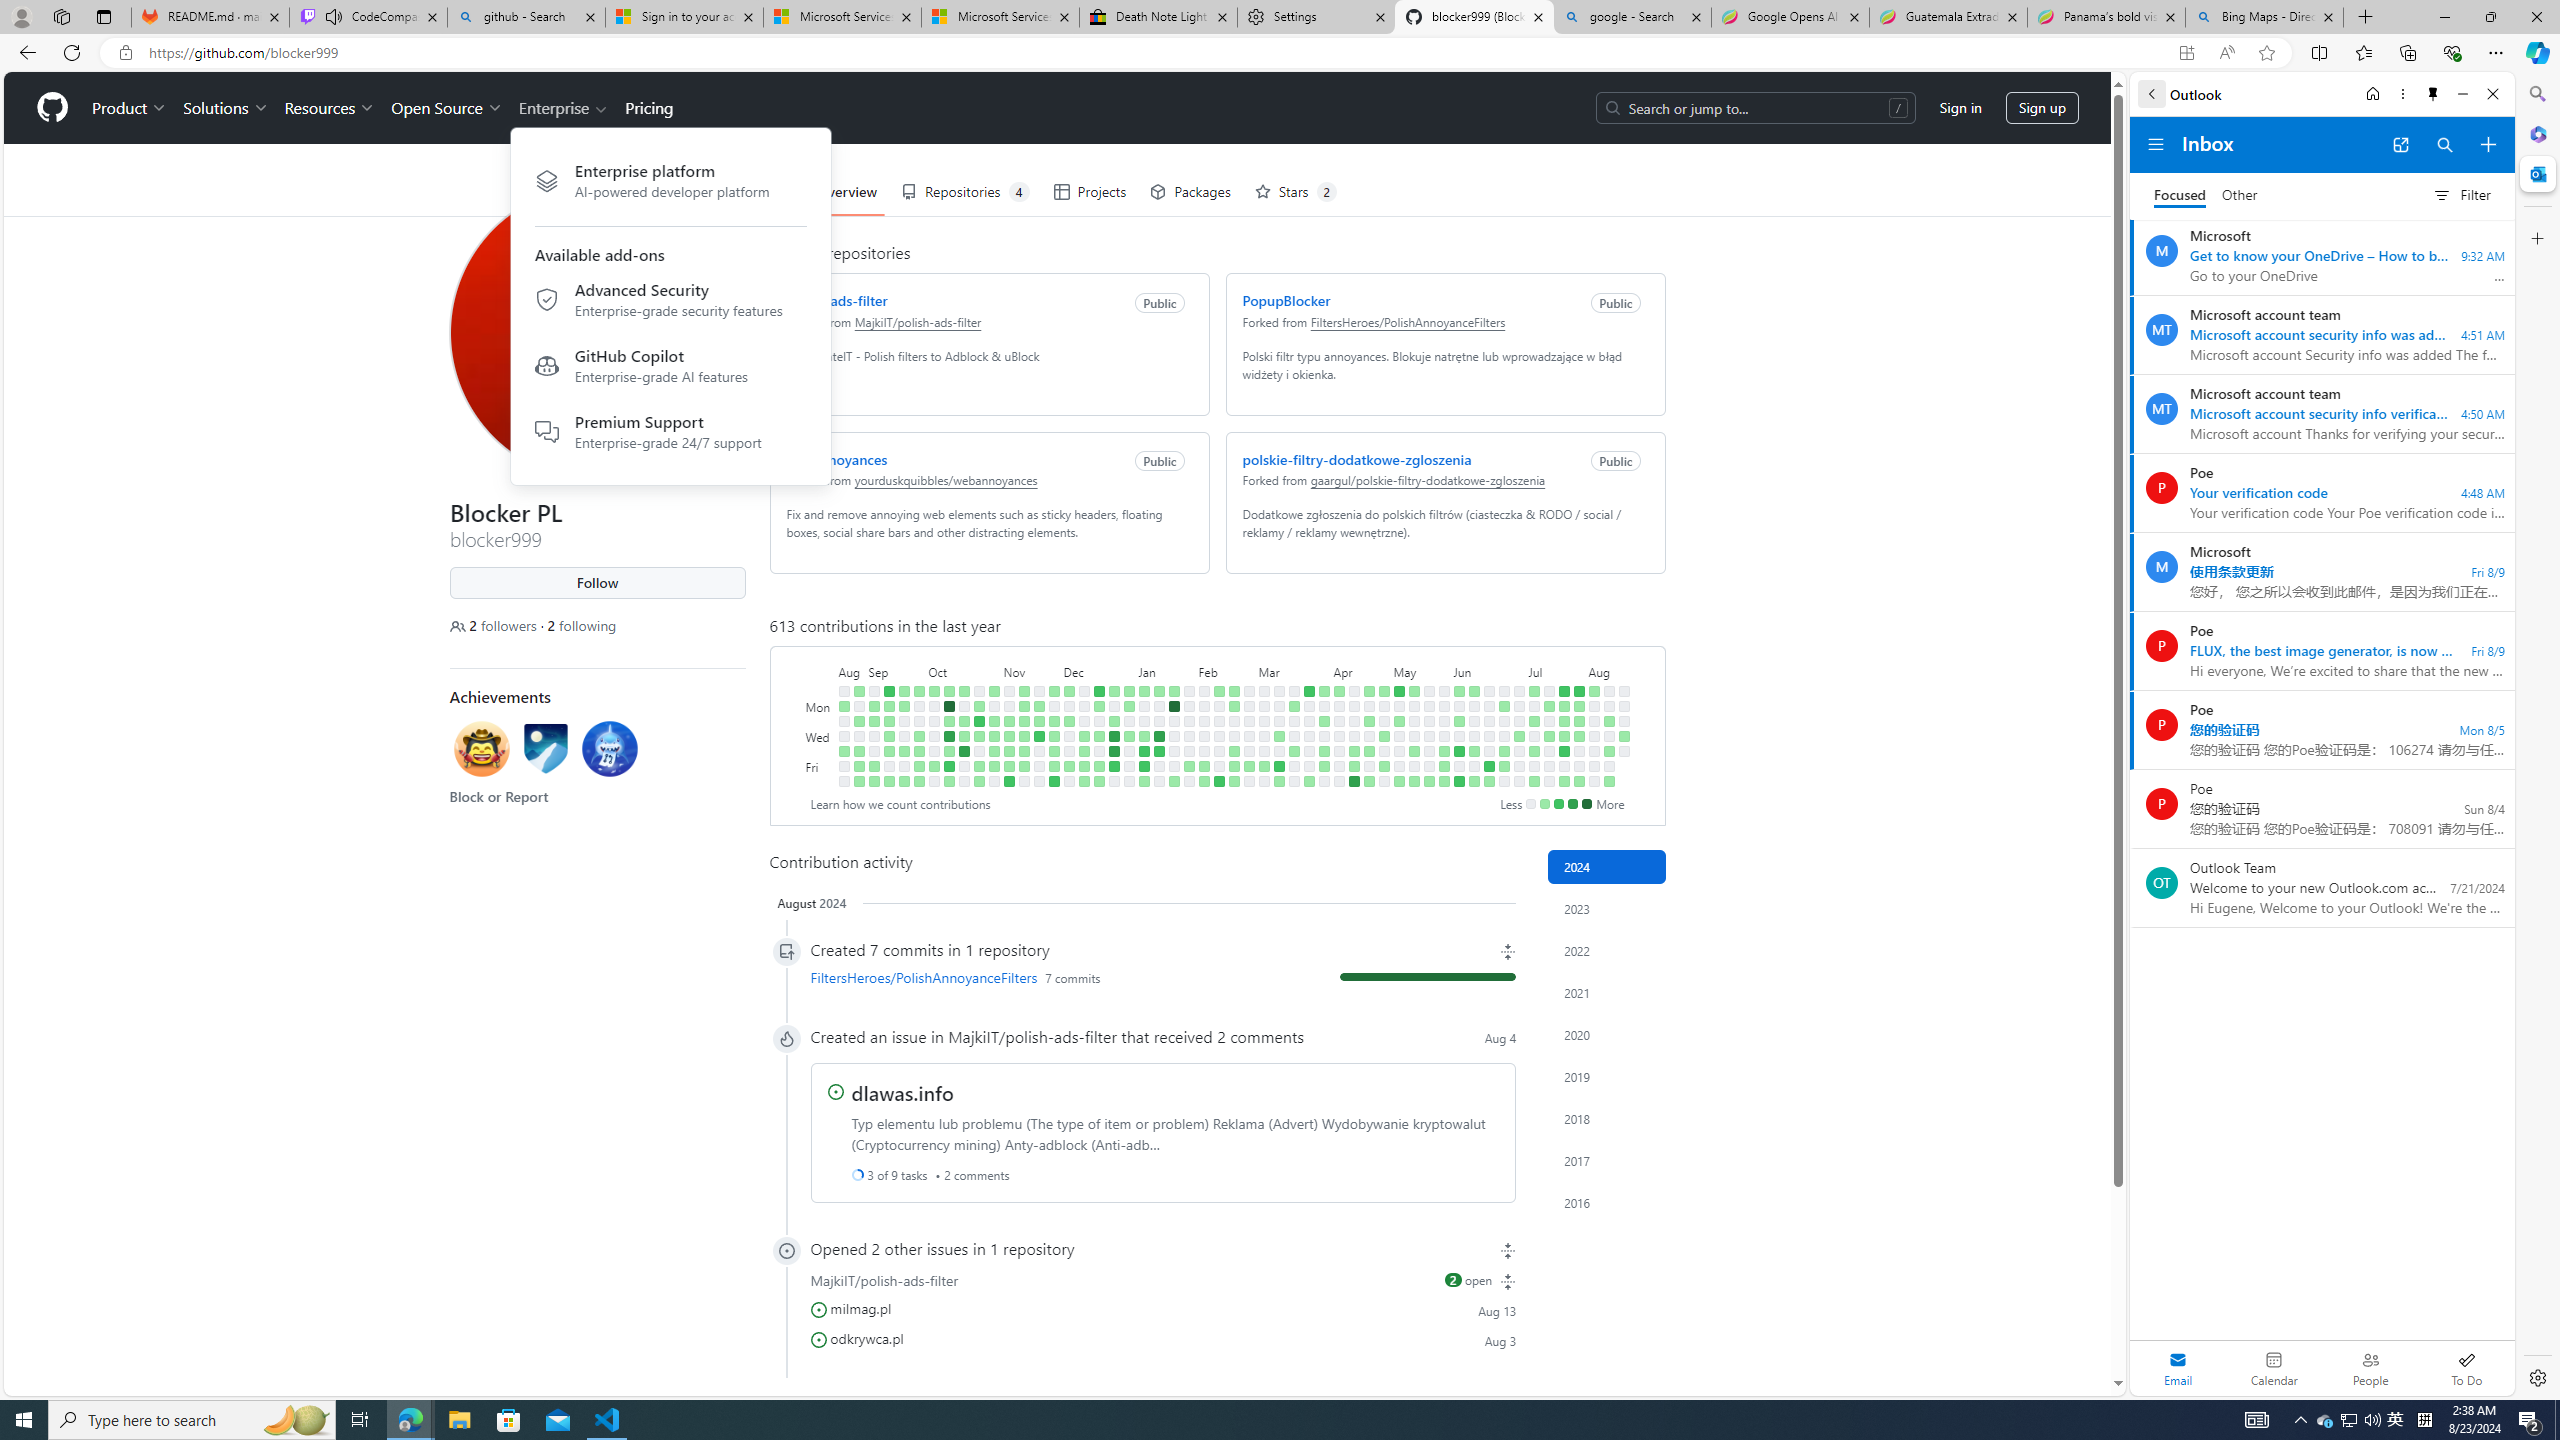  What do you see at coordinates (1203, 735) in the screenshot?
I see `'No contributions on February 7th.'` at bounding box center [1203, 735].